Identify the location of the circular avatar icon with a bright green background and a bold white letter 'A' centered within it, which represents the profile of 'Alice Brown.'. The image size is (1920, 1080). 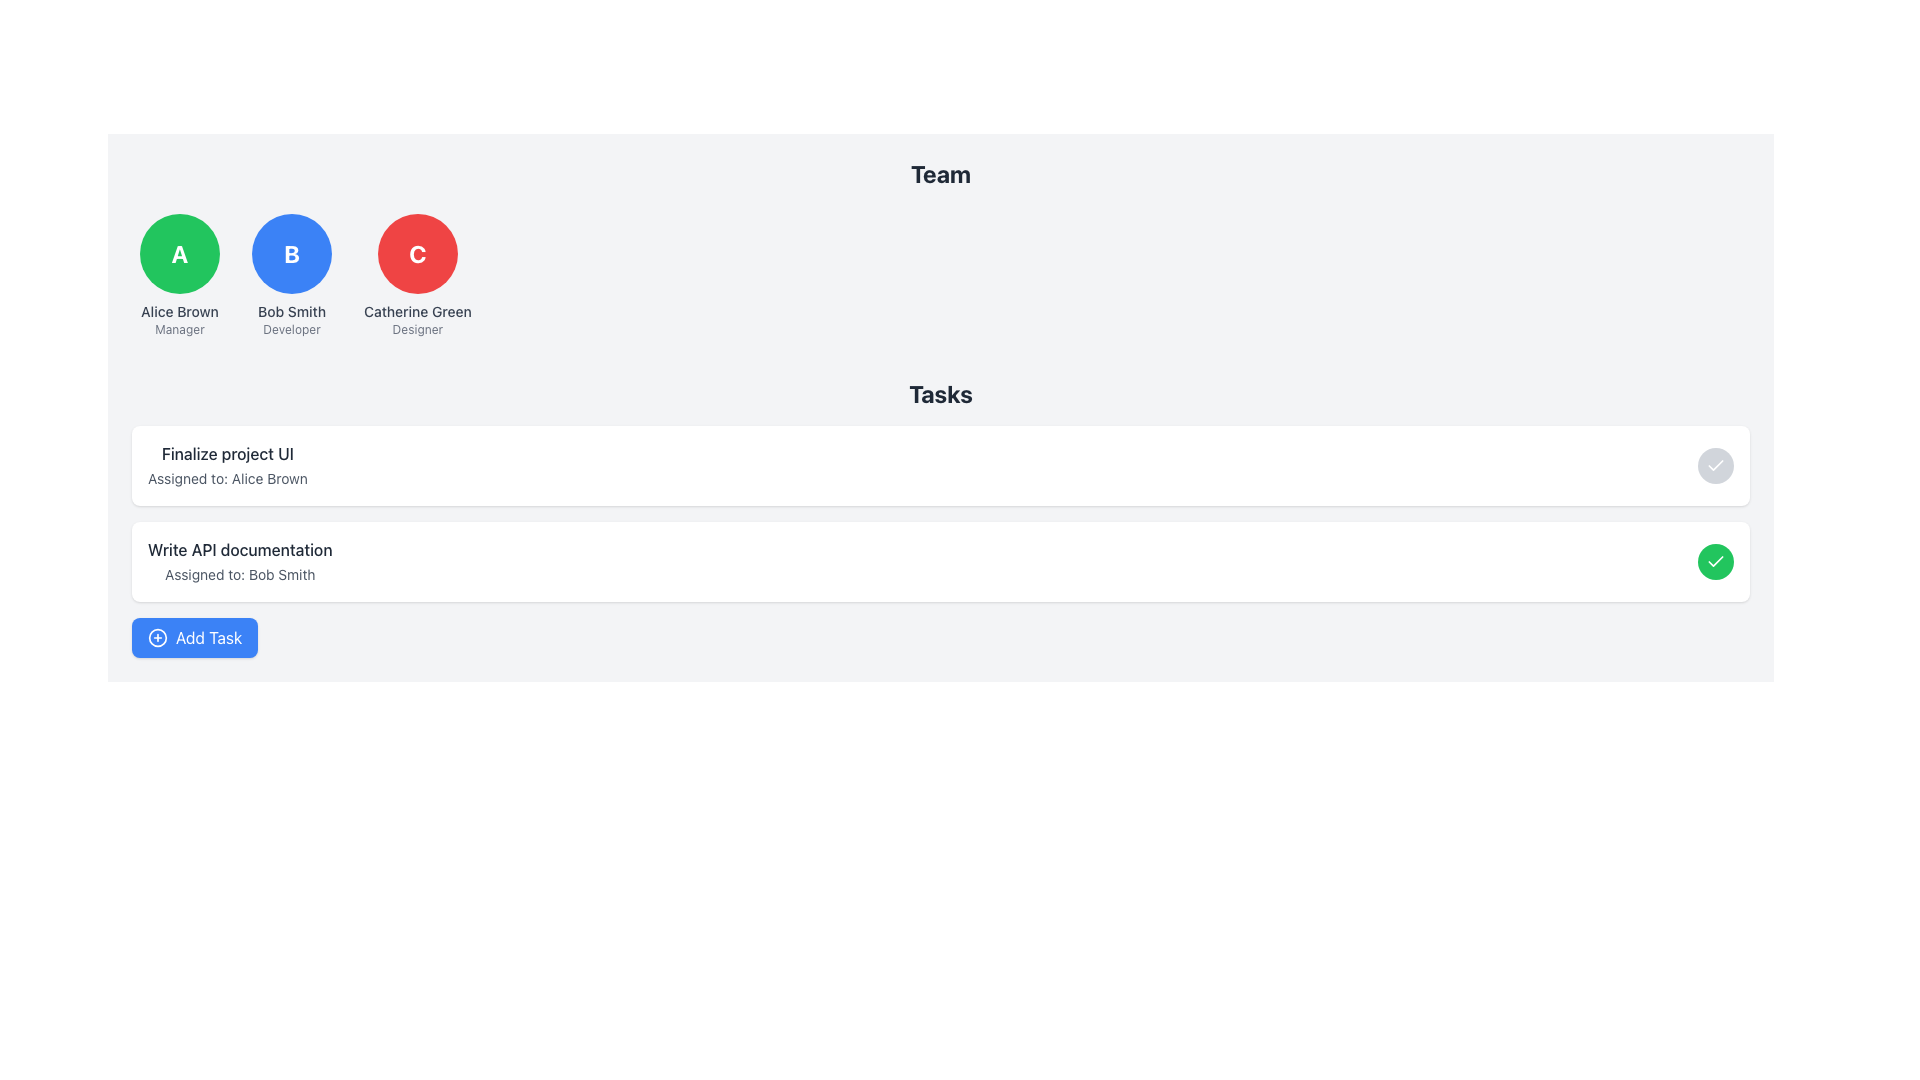
(180, 253).